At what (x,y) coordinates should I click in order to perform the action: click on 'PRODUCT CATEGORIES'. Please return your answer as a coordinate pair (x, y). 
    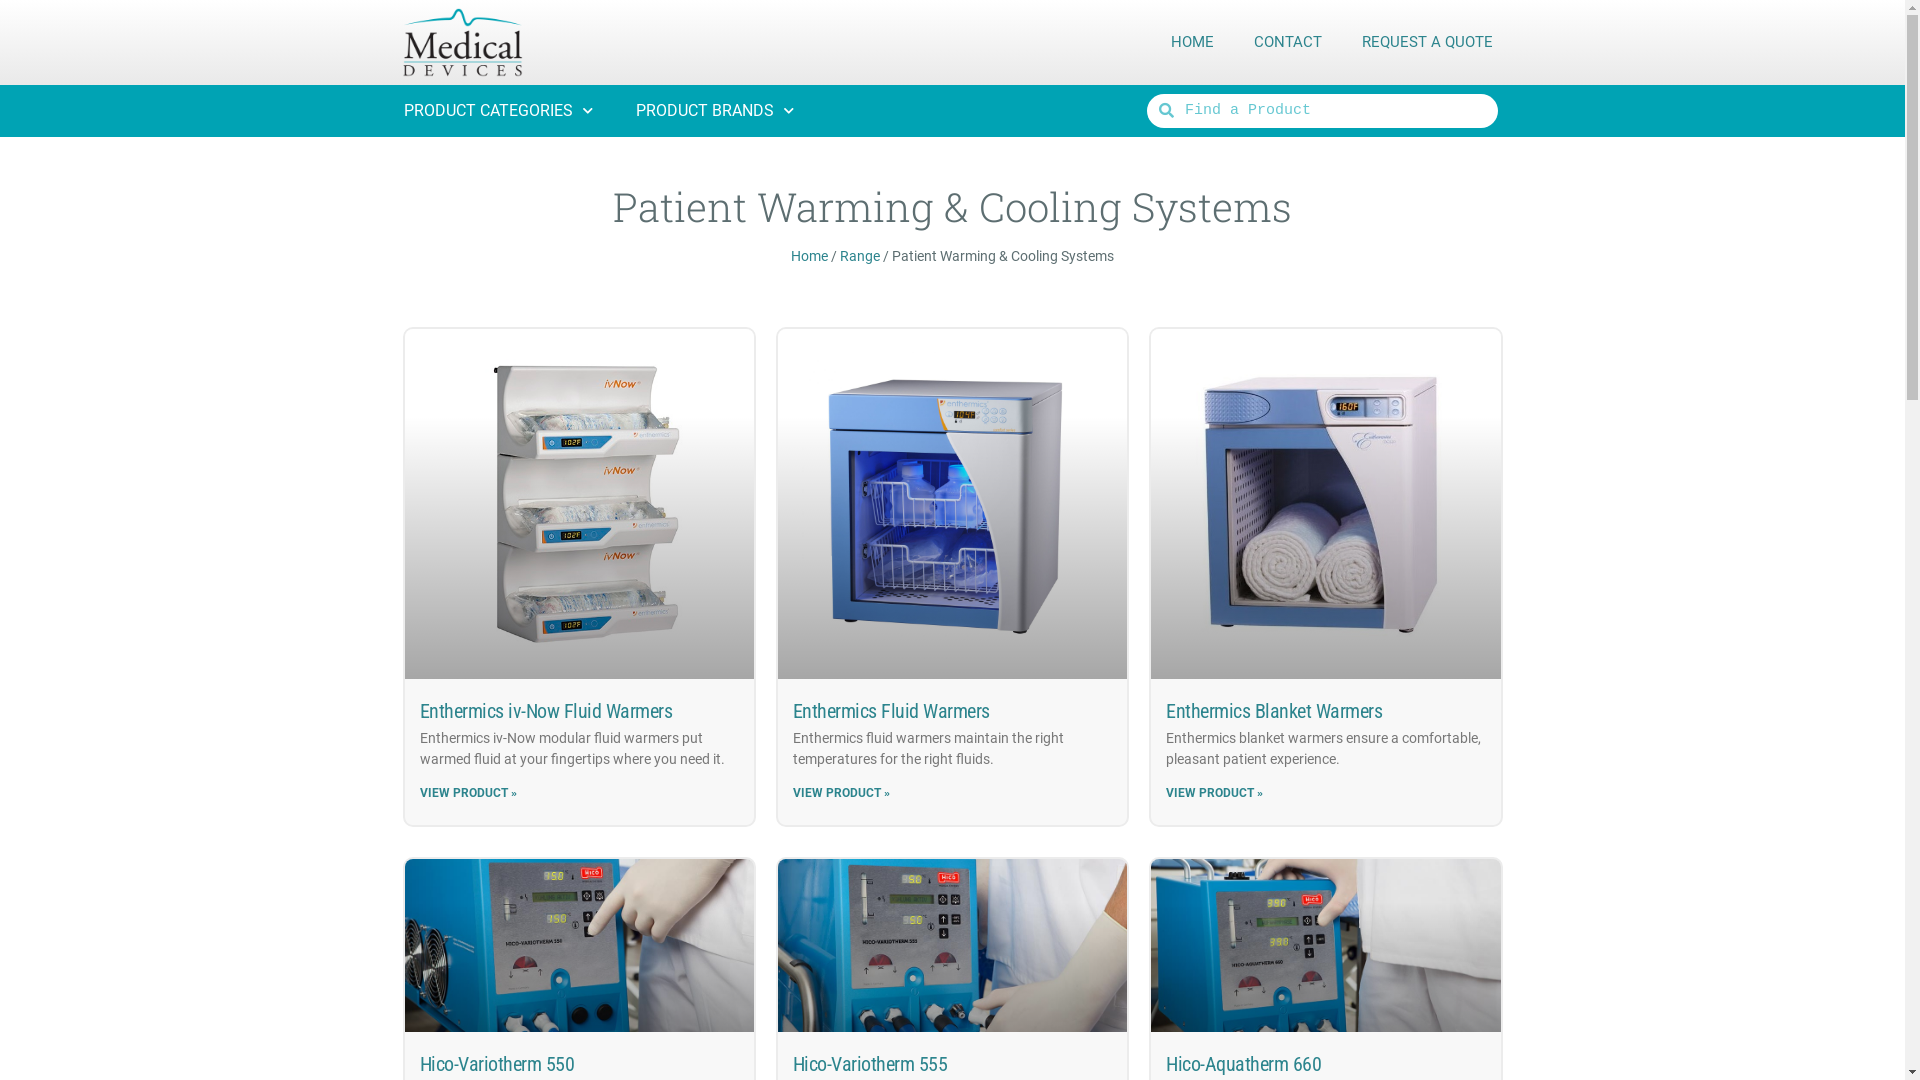
    Looking at the image, I should click on (498, 111).